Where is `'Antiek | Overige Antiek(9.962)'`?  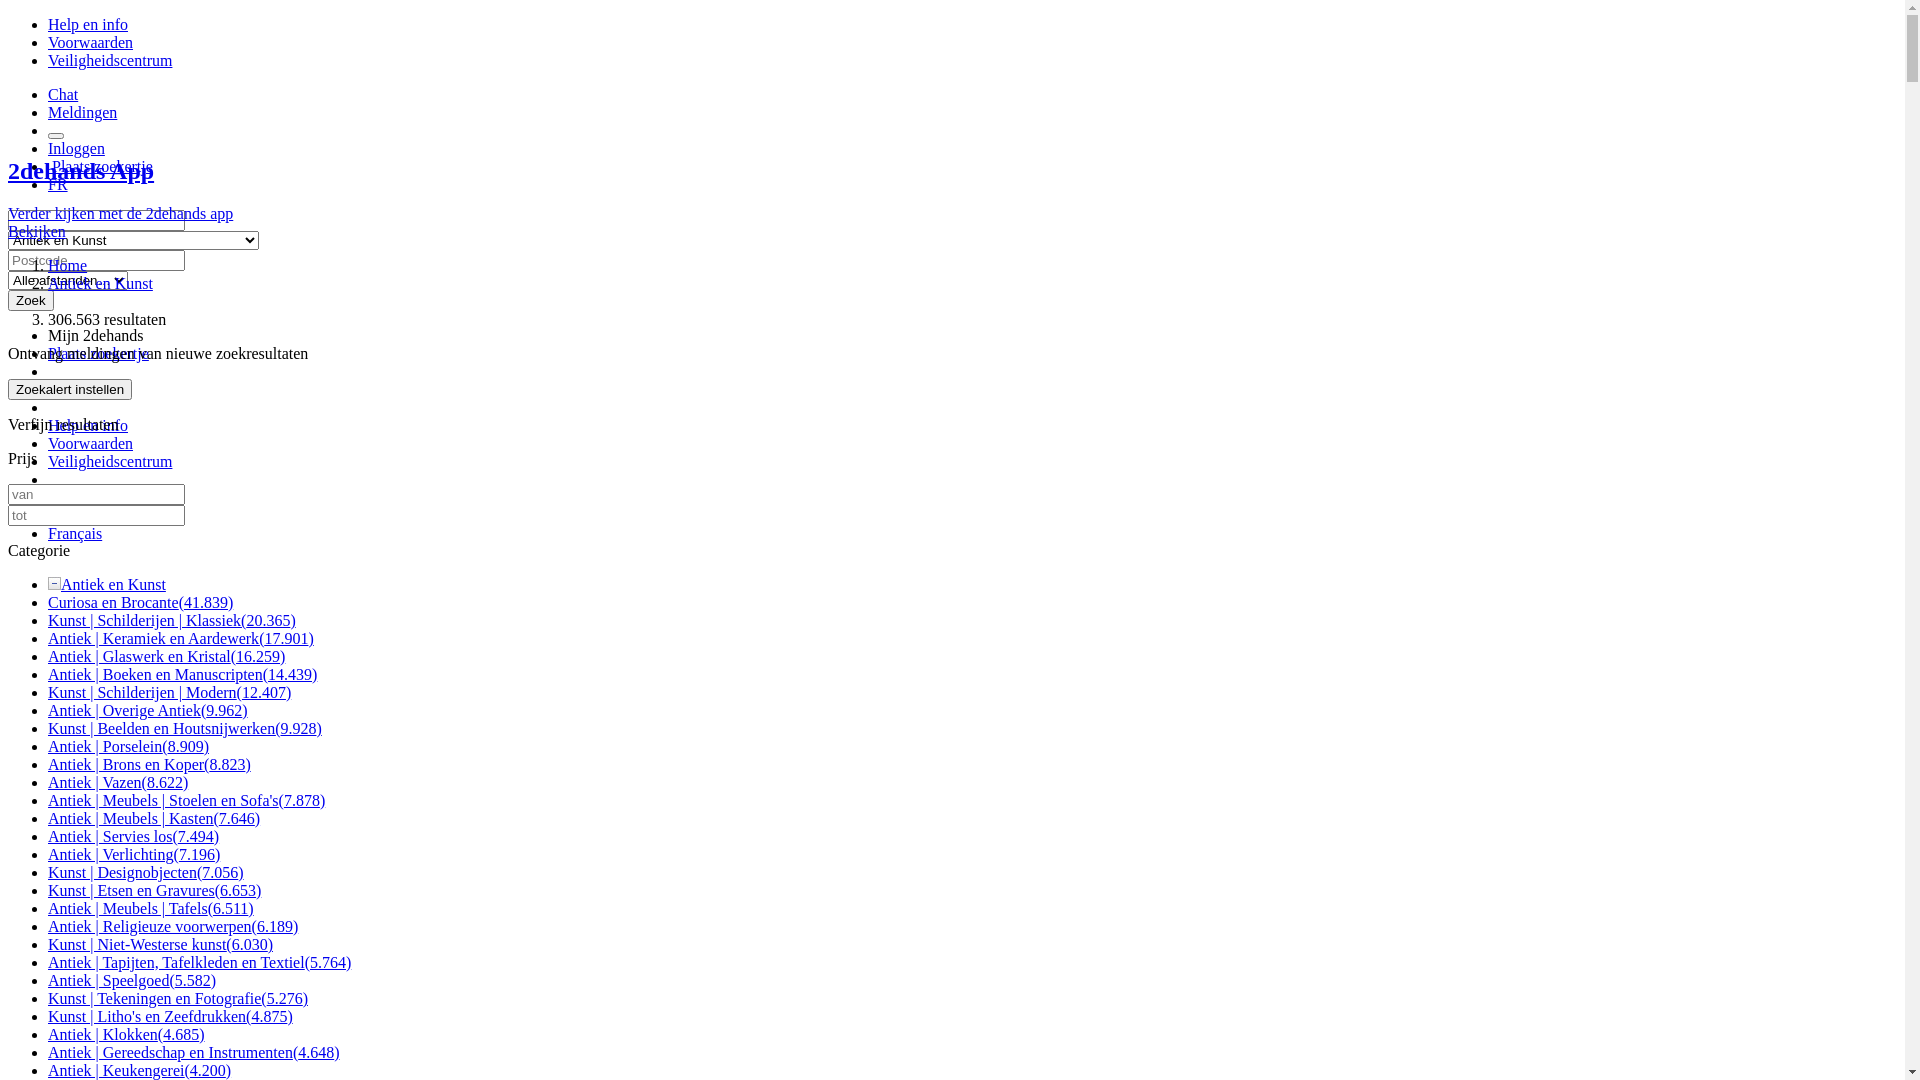
'Antiek | Overige Antiek(9.962)' is located at coordinates (48, 709).